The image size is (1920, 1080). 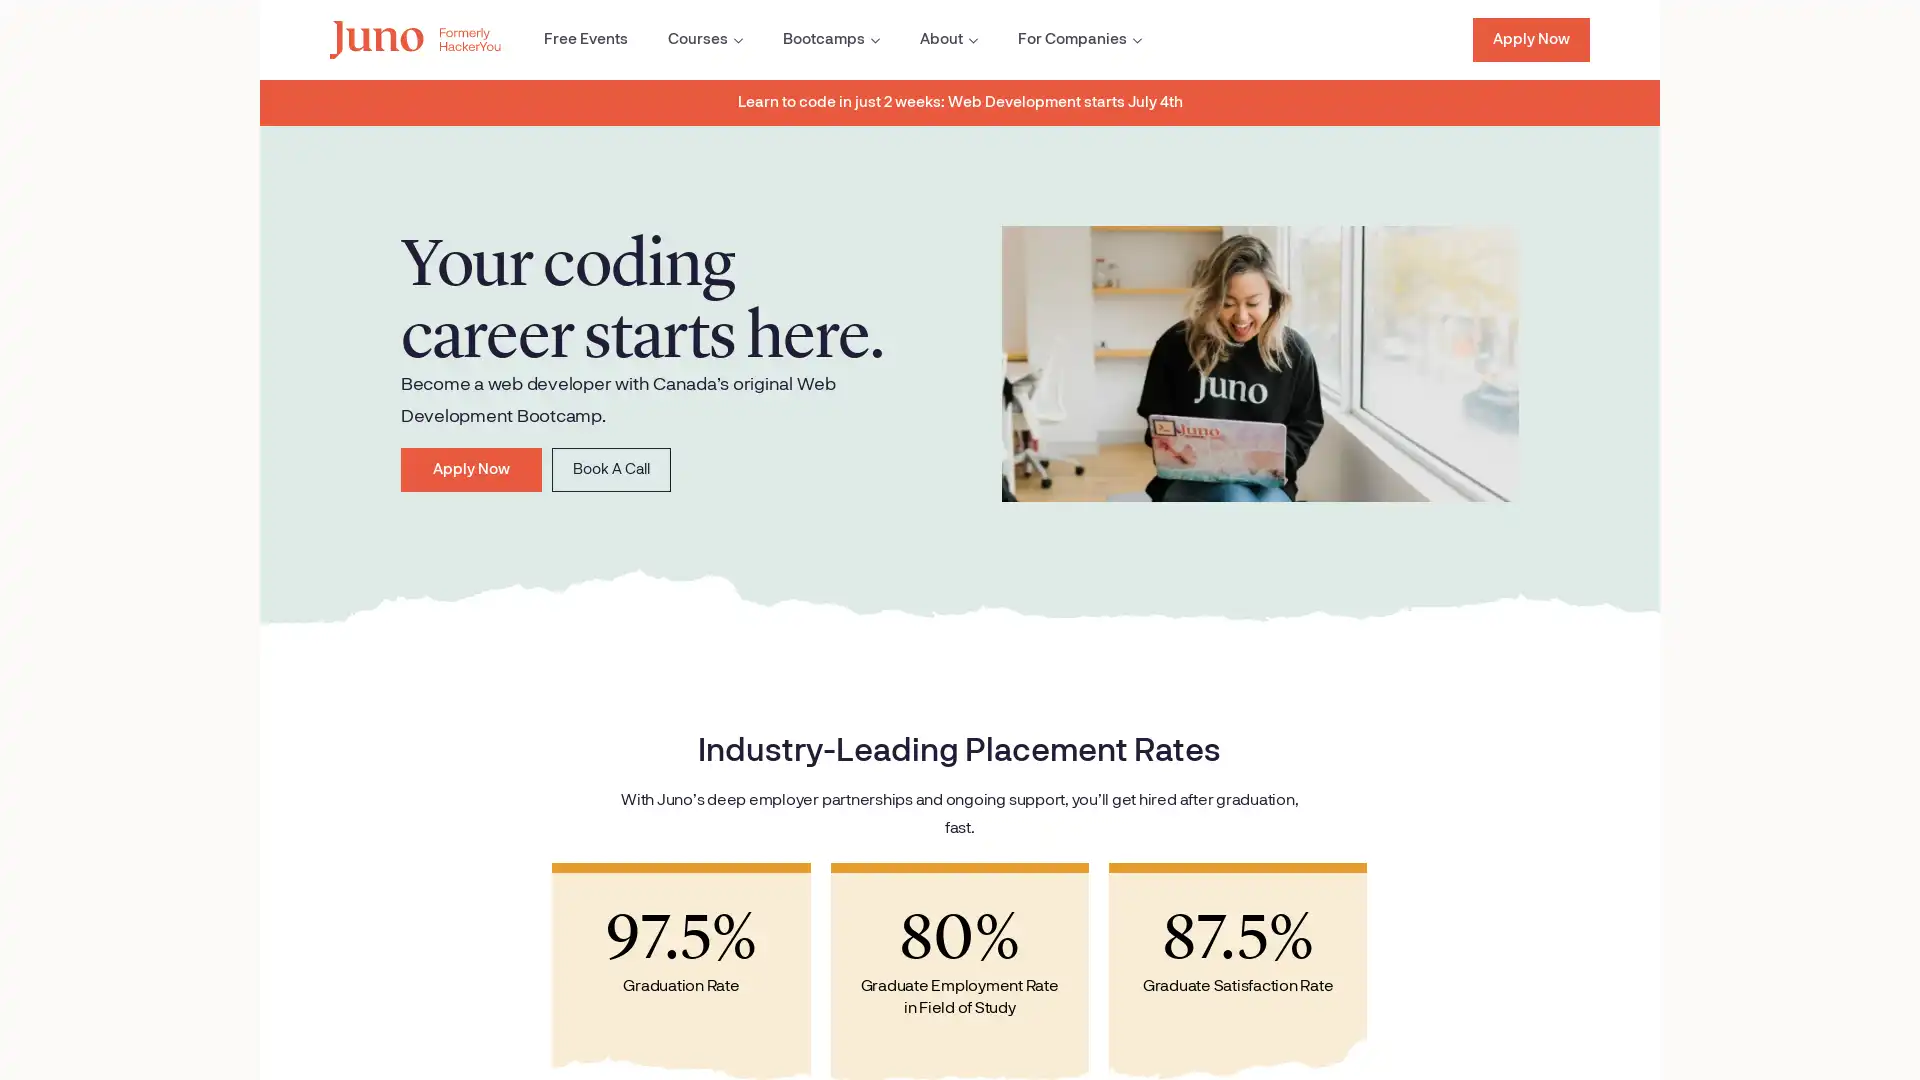 I want to click on Open the Courses sub menu., so click(x=687, y=39).